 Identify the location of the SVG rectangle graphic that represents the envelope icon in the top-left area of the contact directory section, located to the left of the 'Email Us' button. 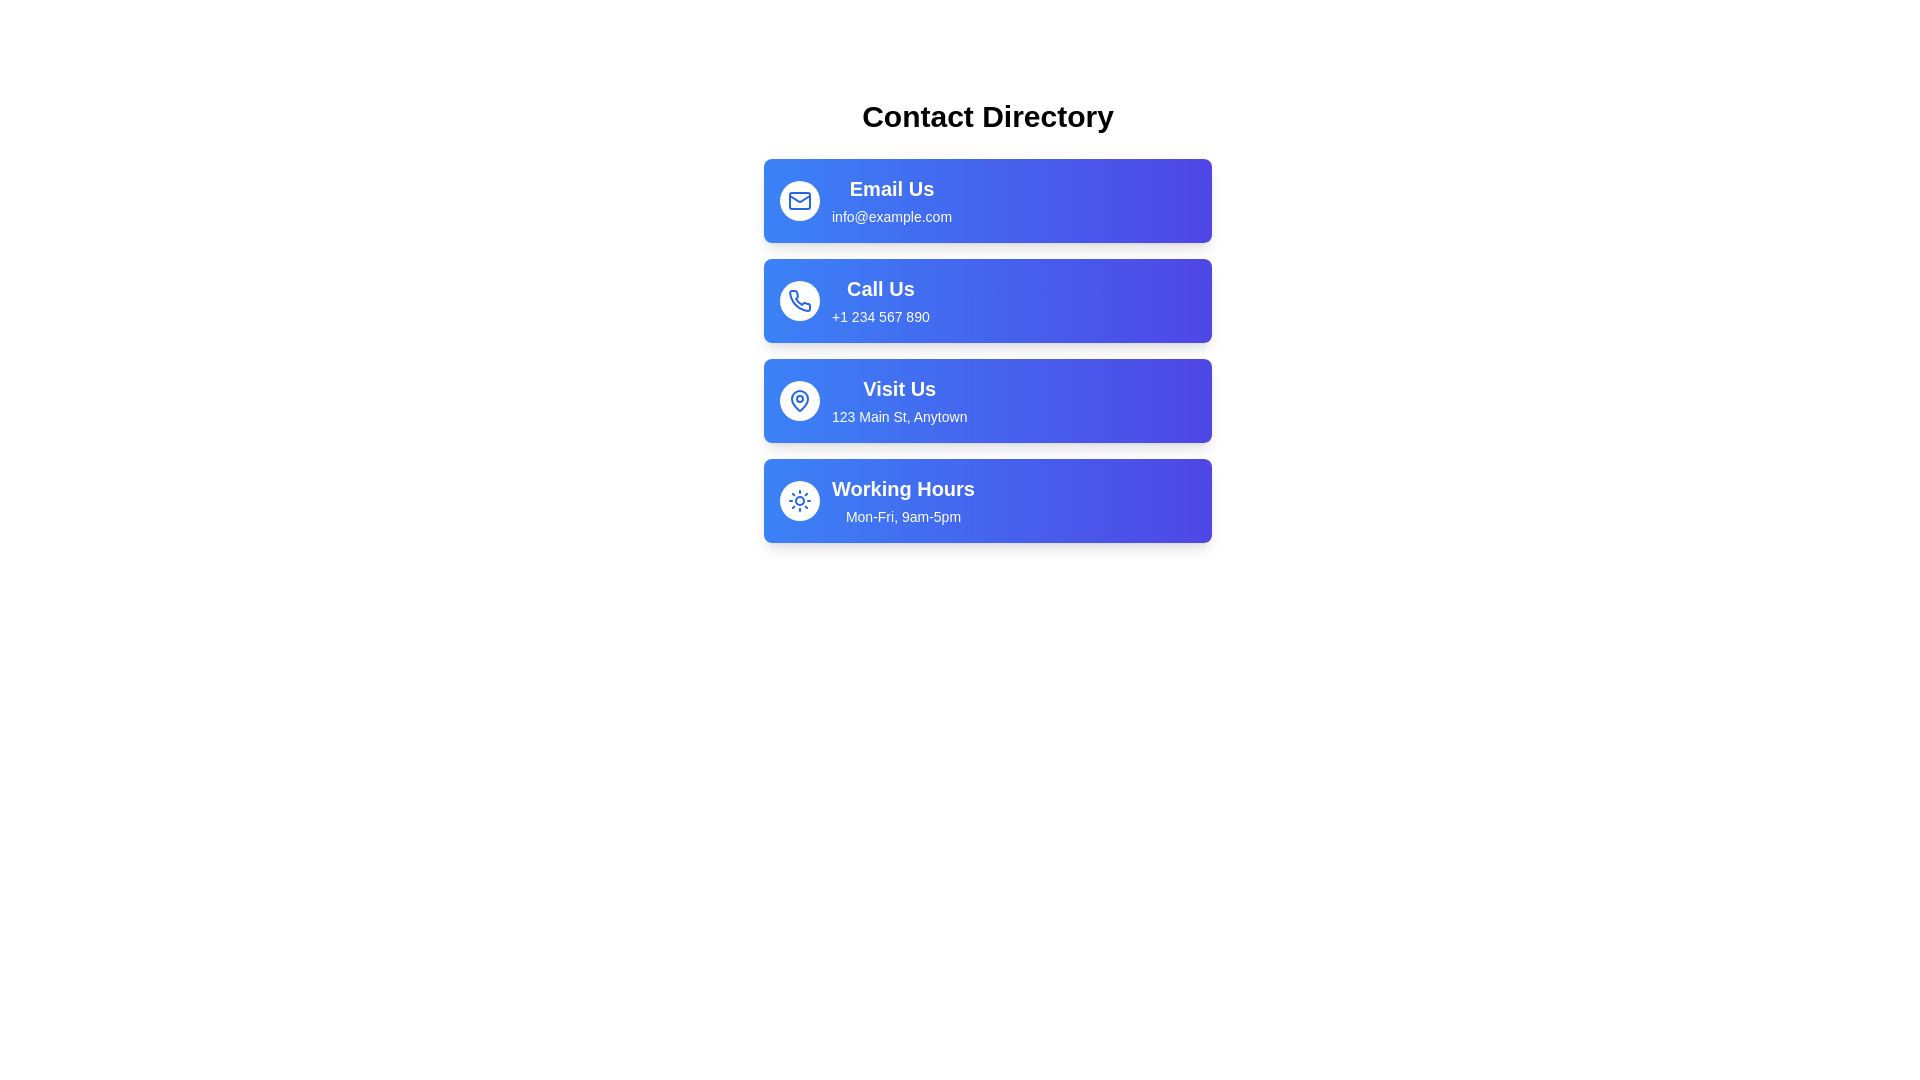
(800, 200).